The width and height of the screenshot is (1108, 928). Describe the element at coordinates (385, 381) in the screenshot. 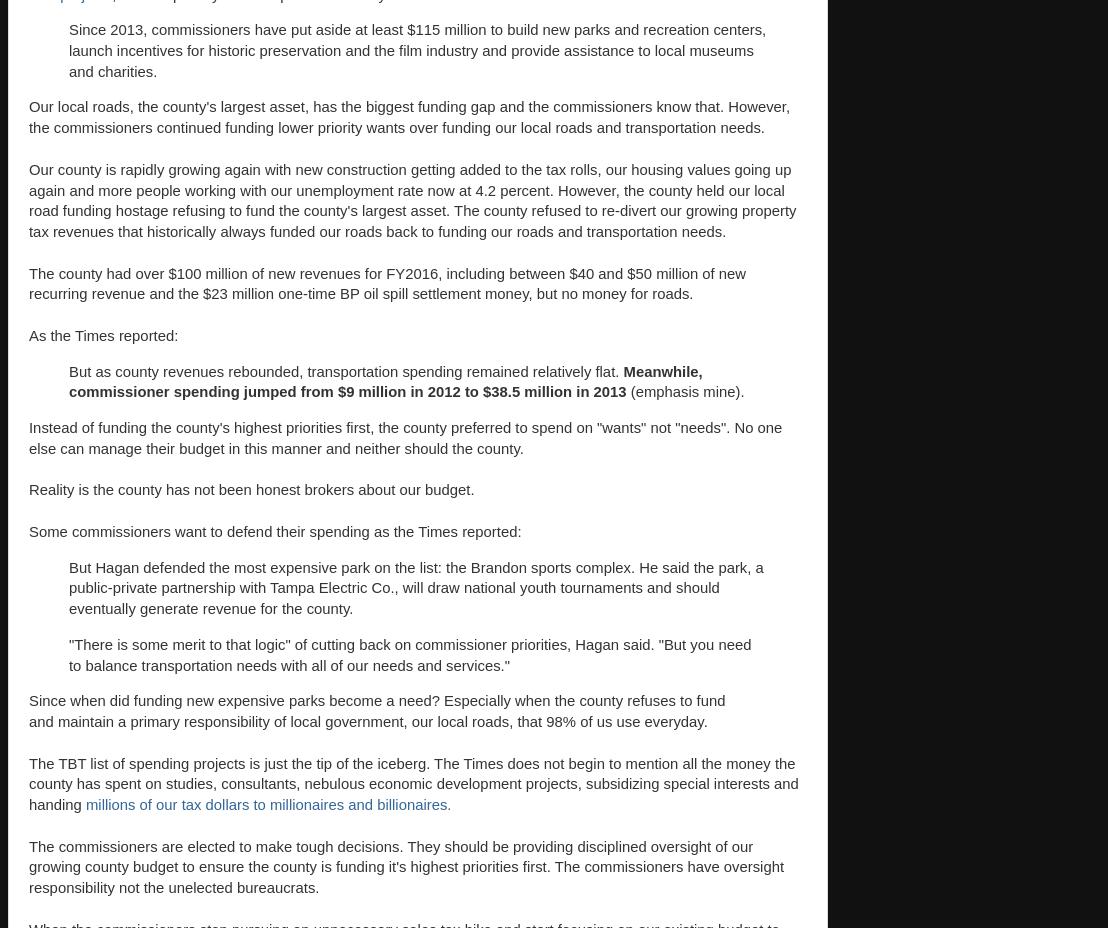

I see `'Meanwhile, commissioner spending jumped from $9 million in 2012 to $38.5 million in 2013'` at that location.